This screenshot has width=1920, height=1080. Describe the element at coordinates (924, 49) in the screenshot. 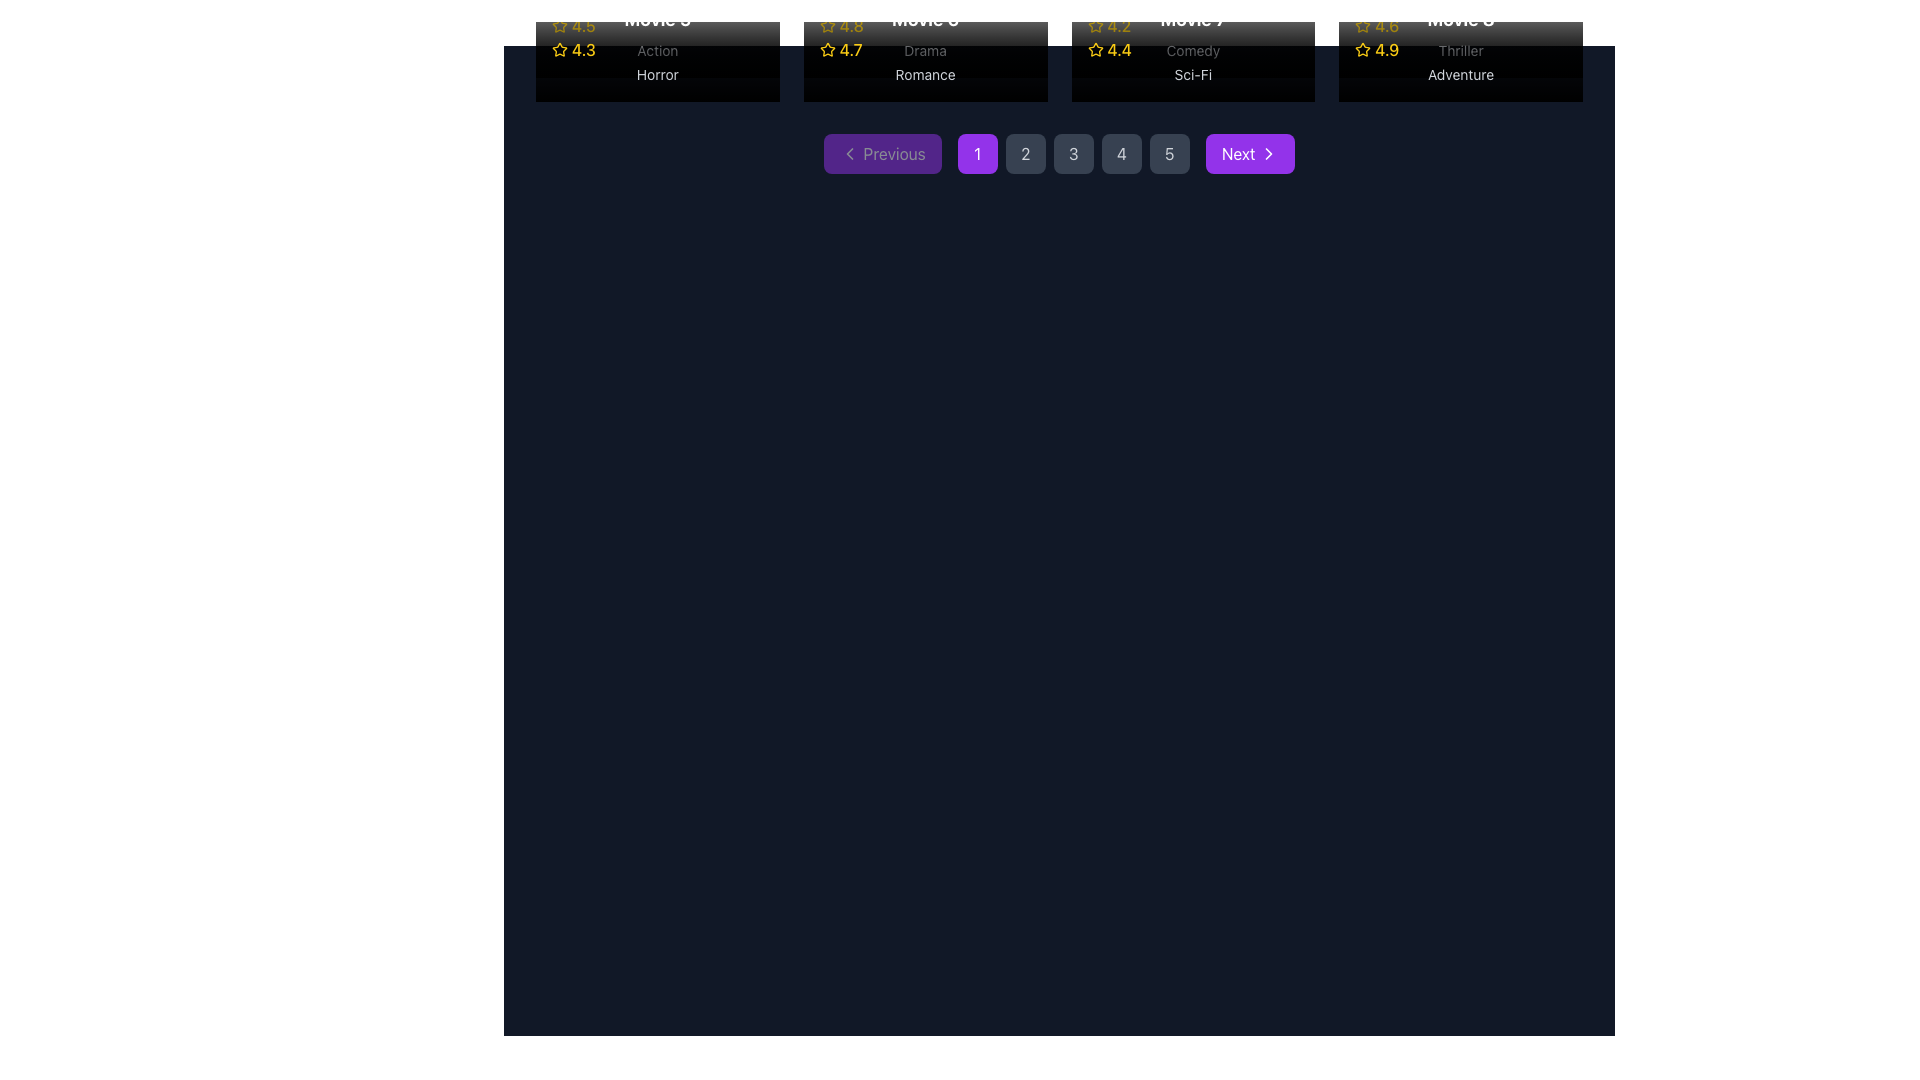

I see `the text label indicating the genre or category of the associated movie content, located at the bottom of the item display card after the star rating and movie title` at that location.